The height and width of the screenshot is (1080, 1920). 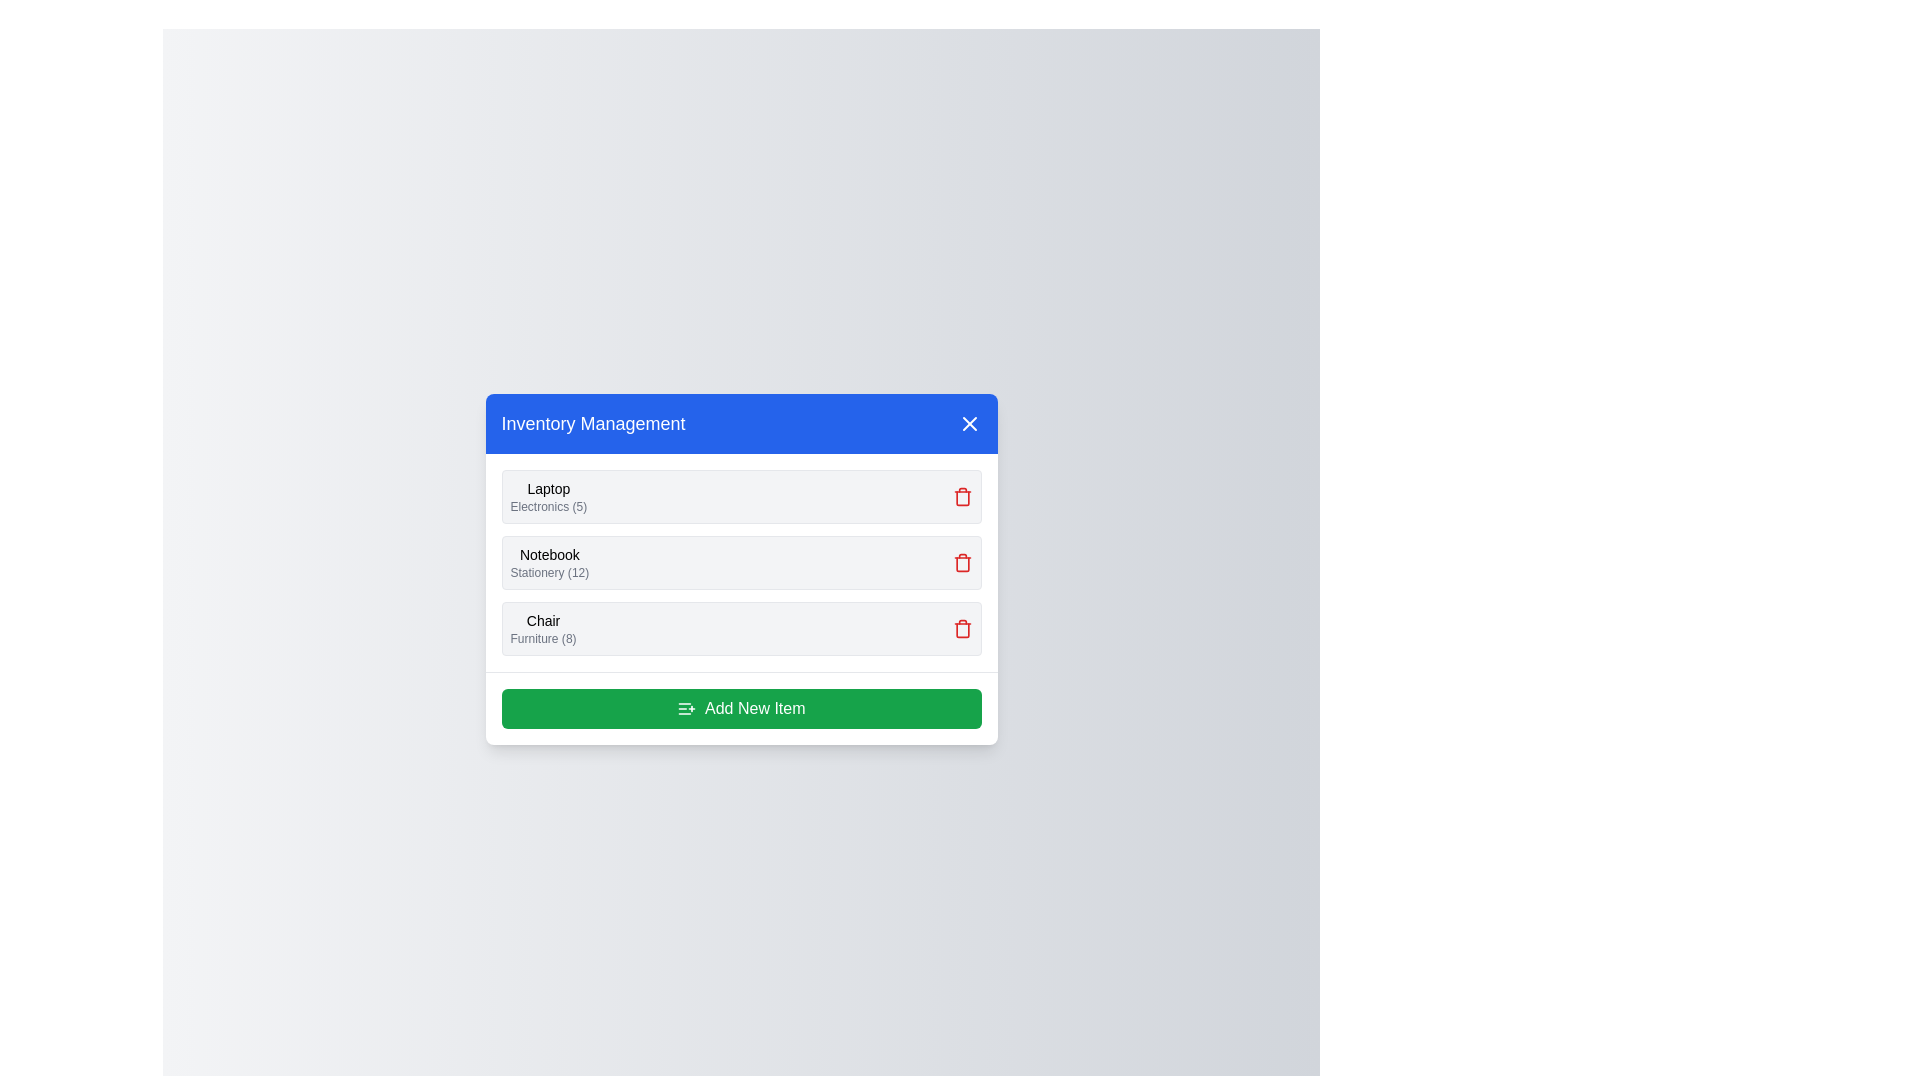 What do you see at coordinates (962, 495) in the screenshot?
I see `delete icon next to the item named Laptop to remove it from the inventory` at bounding box center [962, 495].